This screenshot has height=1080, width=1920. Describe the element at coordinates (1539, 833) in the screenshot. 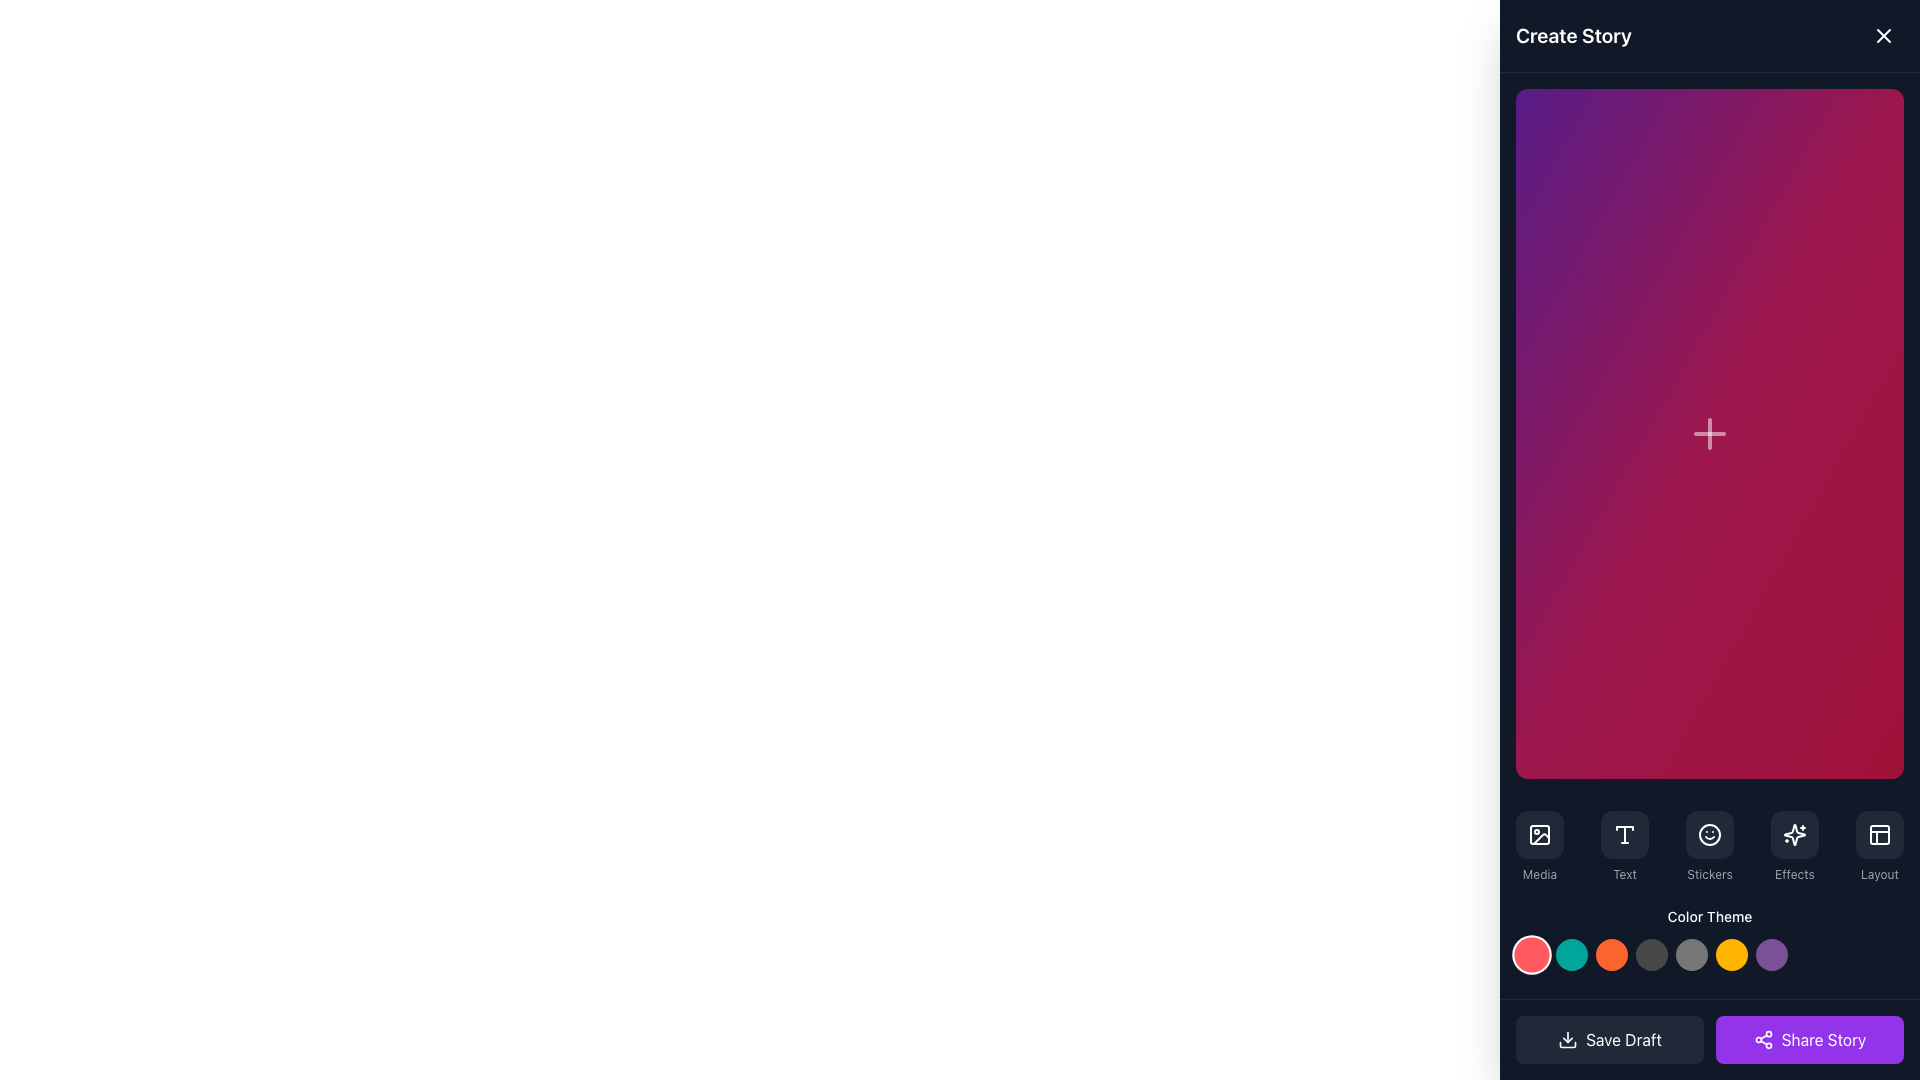

I see `the main rectangular button within the icon located at the lower portion of the right sidebar` at that location.